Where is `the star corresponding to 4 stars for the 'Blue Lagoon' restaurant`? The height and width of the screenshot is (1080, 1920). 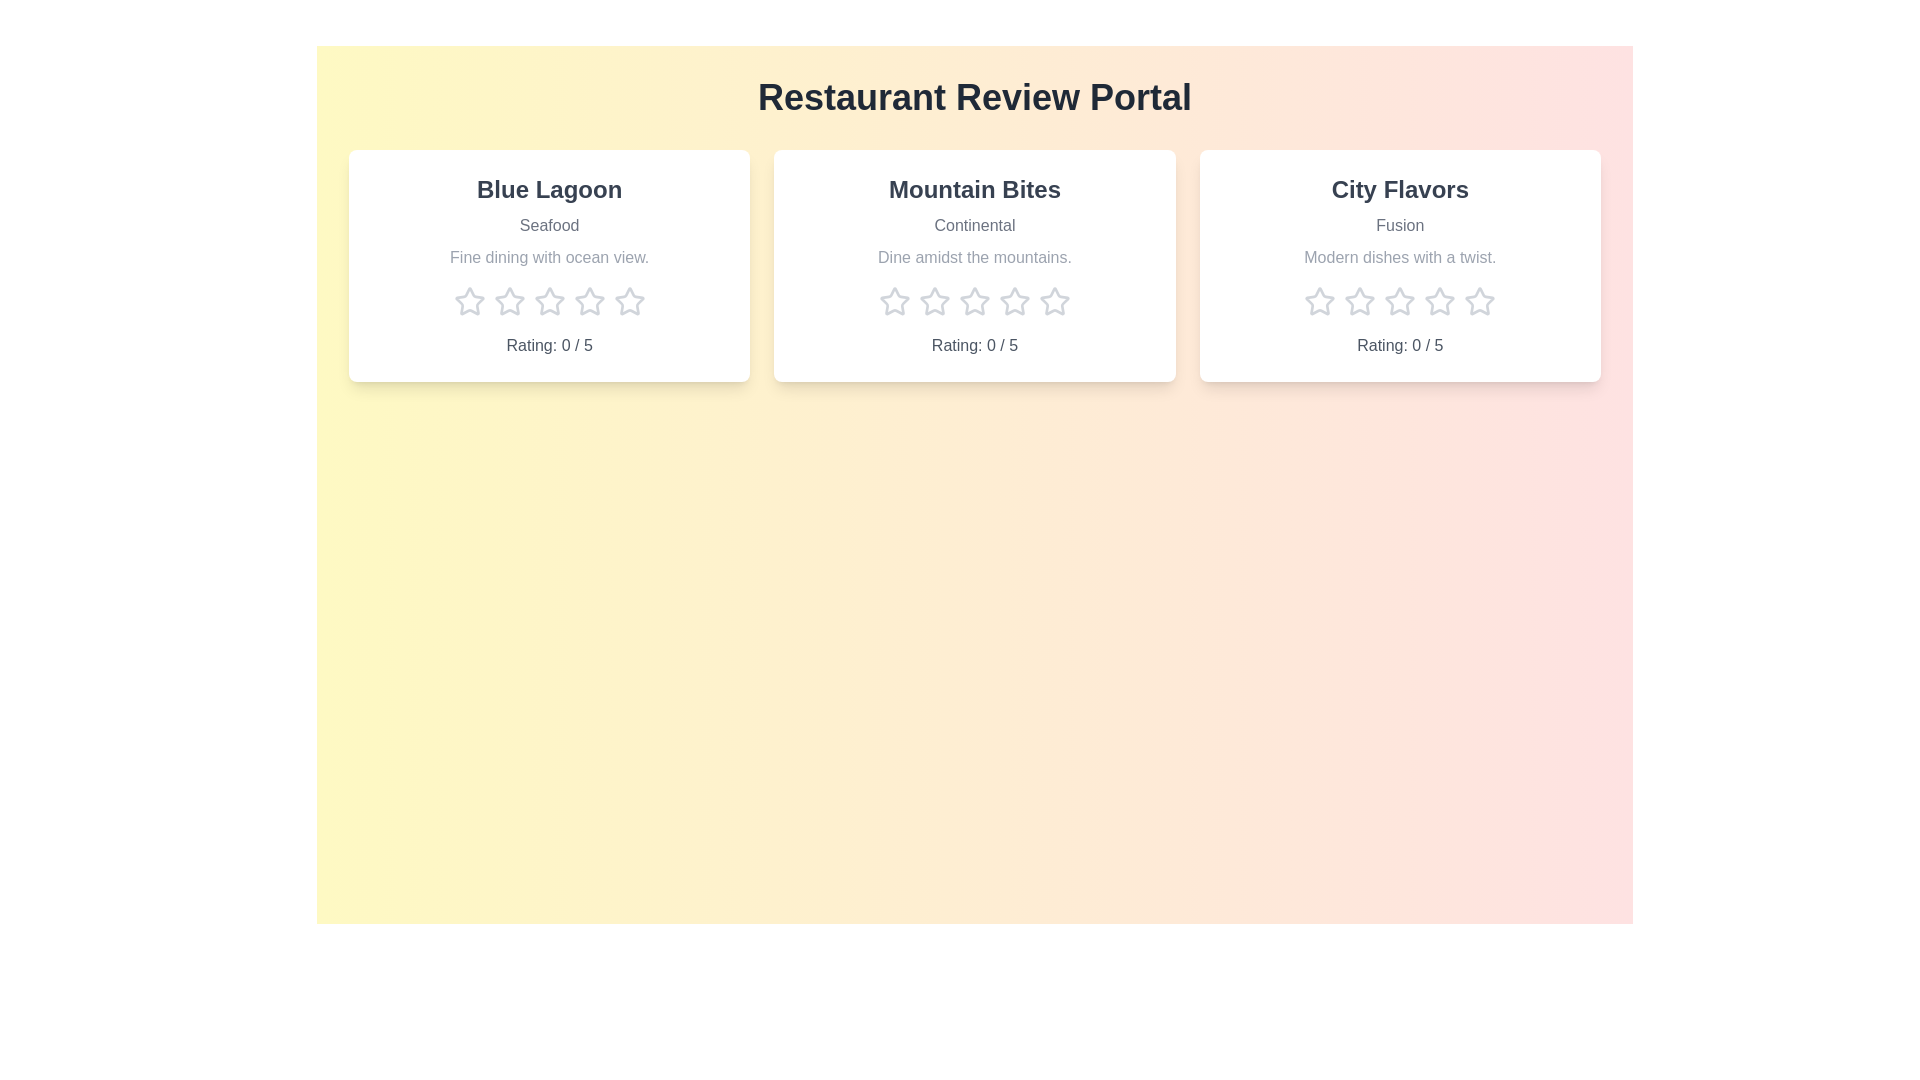 the star corresponding to 4 stars for the 'Blue Lagoon' restaurant is located at coordinates (588, 301).